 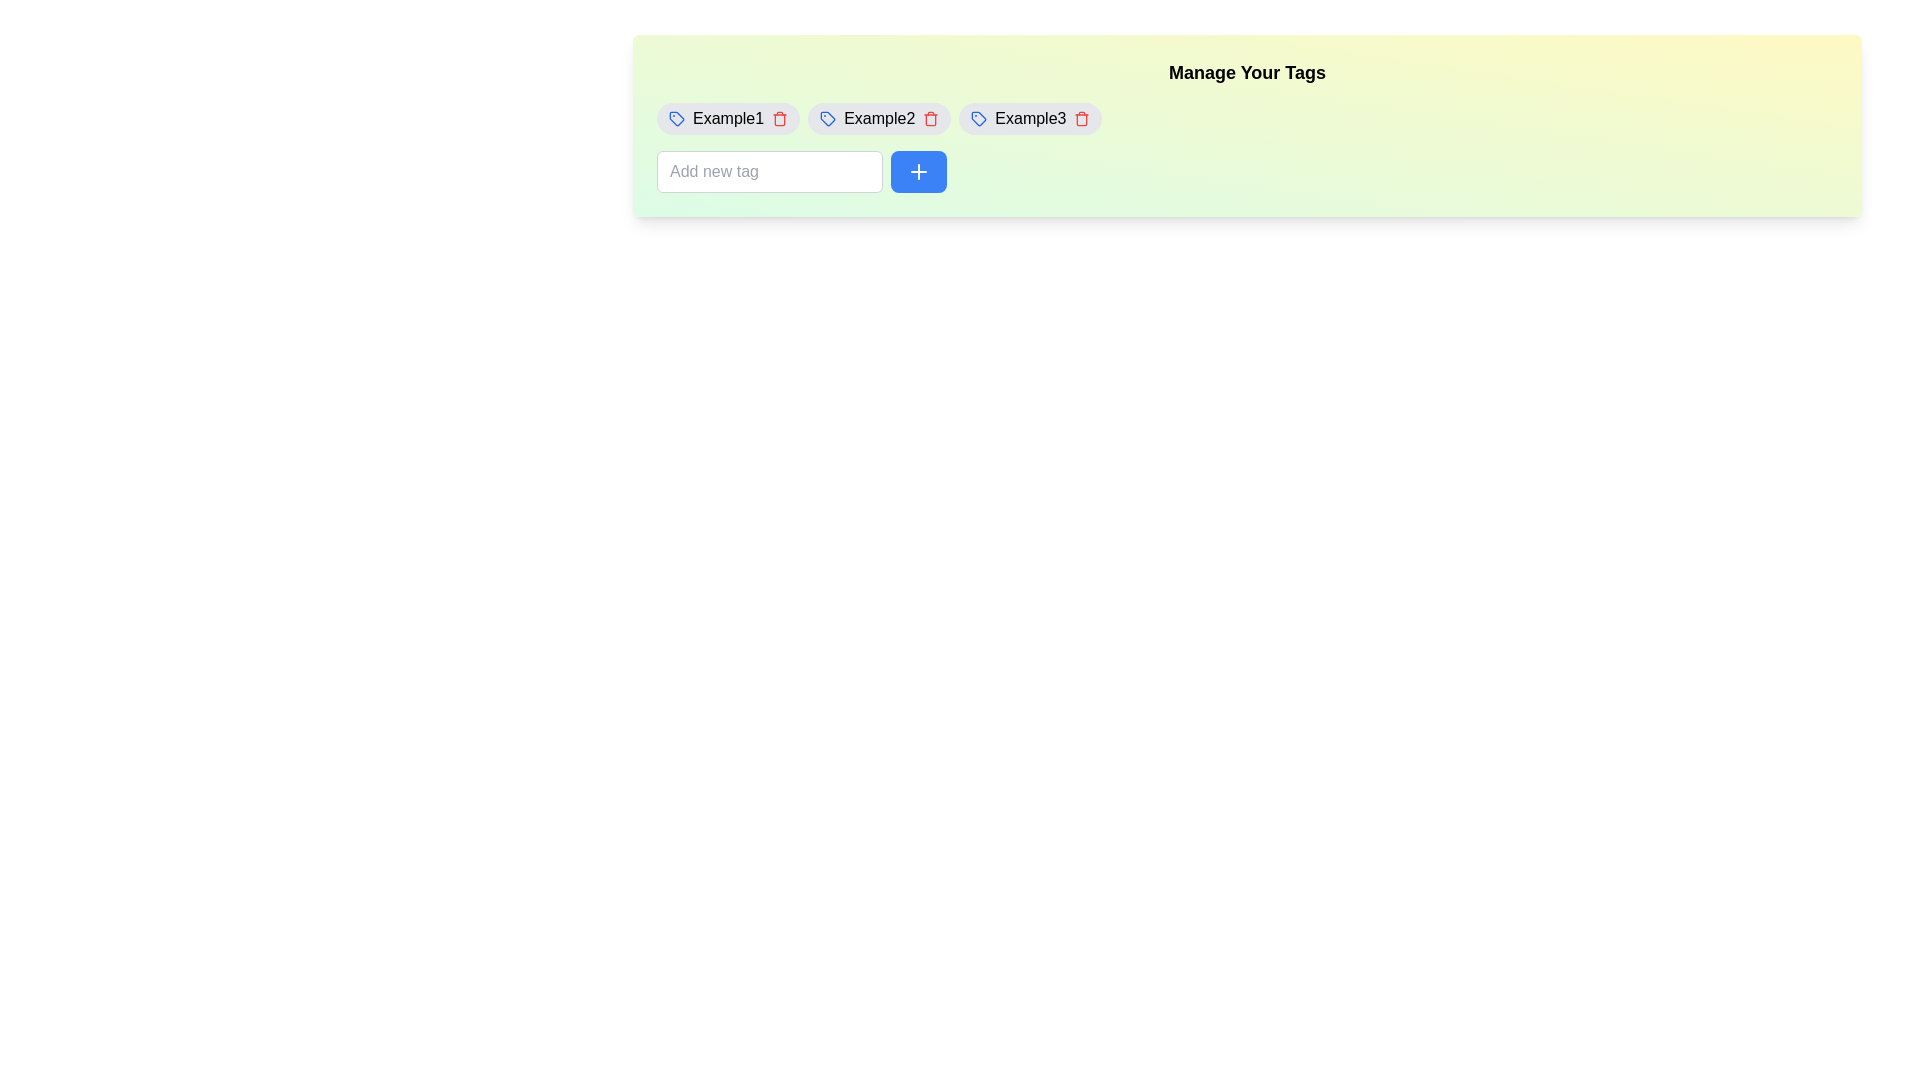 What do you see at coordinates (828, 119) in the screenshot?
I see `the tag-shaped icon preceding the text 'Example2' in the tag management section, located near the top center of the interface` at bounding box center [828, 119].